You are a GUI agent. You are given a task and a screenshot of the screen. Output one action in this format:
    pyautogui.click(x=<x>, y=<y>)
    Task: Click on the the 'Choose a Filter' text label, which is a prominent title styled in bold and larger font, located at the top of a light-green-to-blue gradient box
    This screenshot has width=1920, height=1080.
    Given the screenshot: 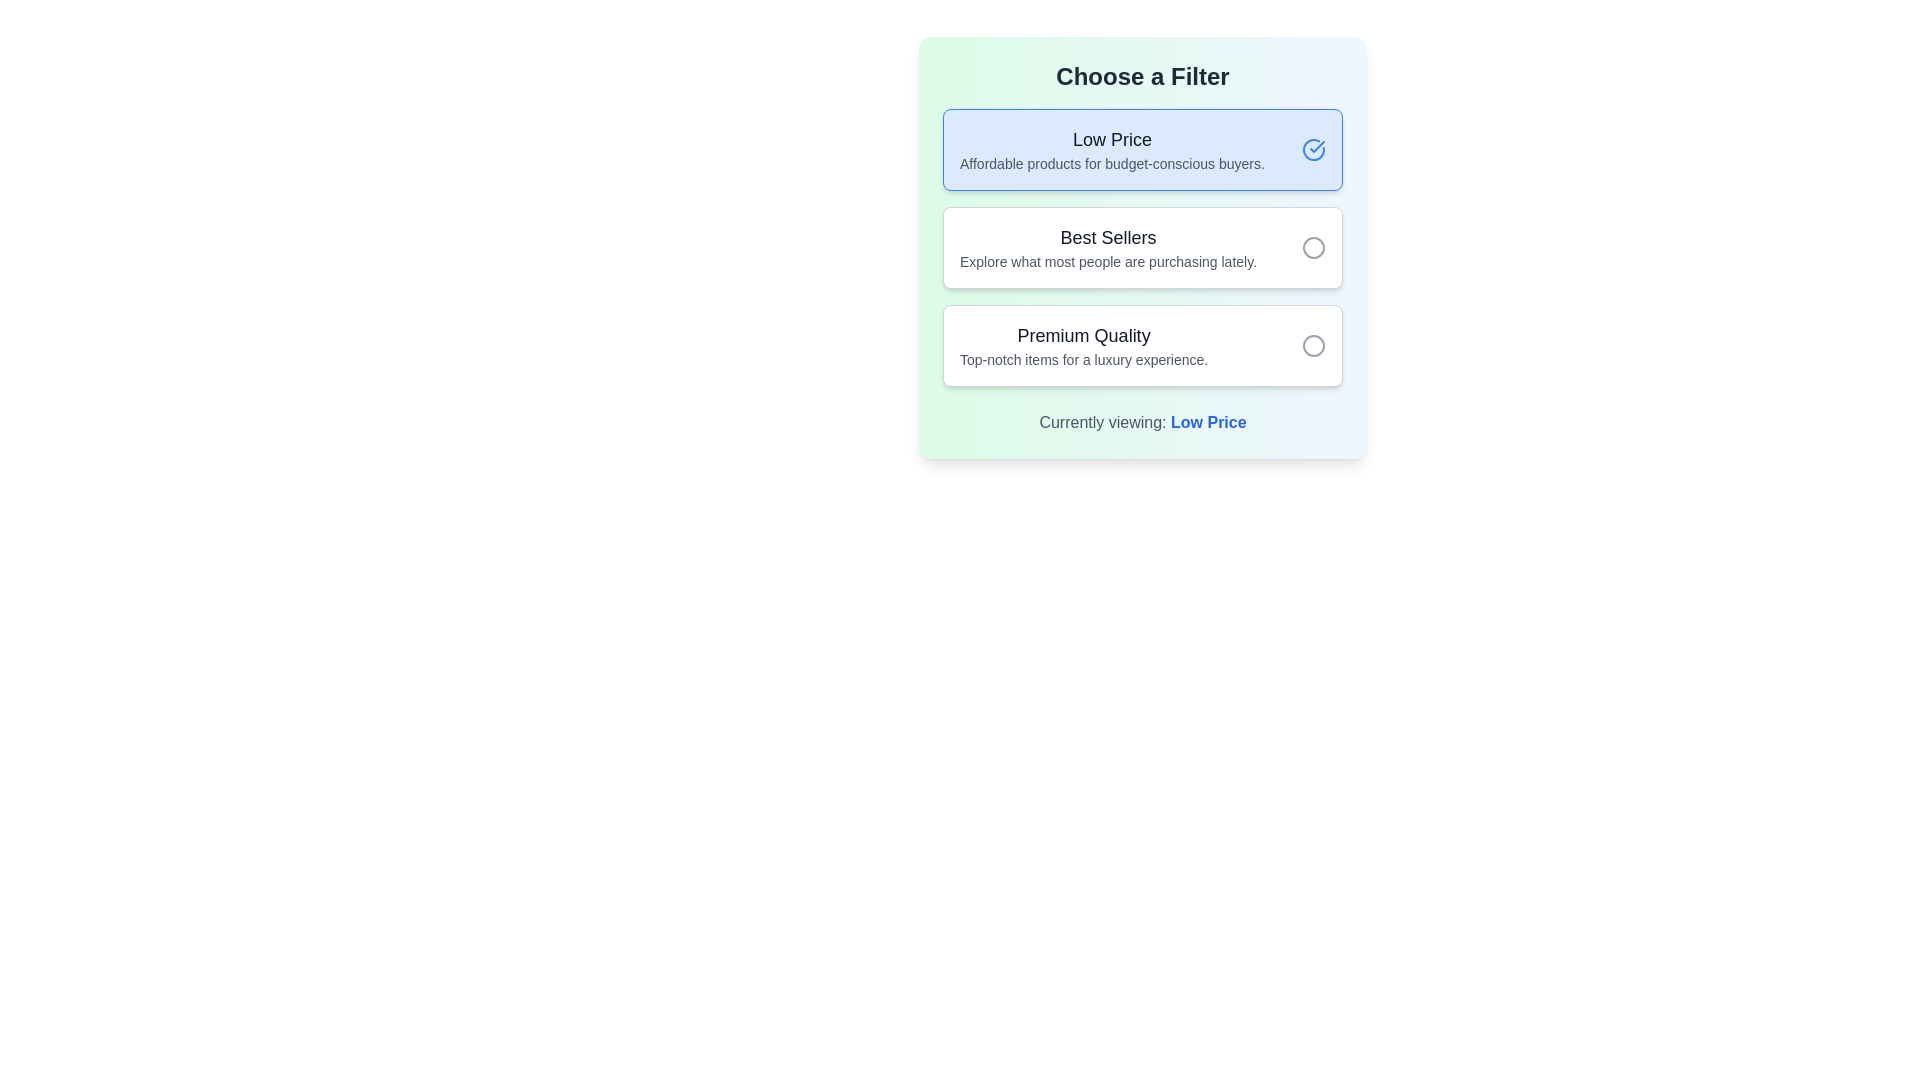 What is the action you would take?
    pyautogui.click(x=1142, y=76)
    